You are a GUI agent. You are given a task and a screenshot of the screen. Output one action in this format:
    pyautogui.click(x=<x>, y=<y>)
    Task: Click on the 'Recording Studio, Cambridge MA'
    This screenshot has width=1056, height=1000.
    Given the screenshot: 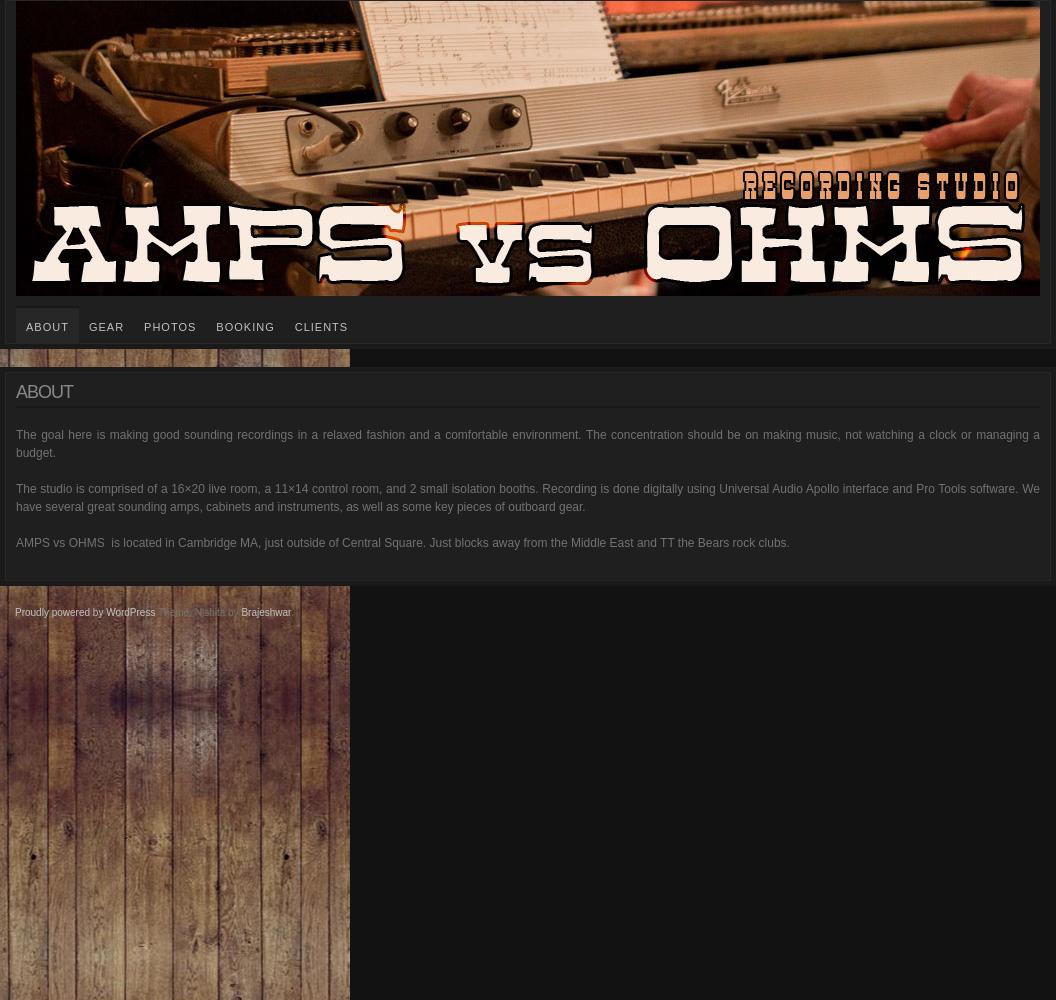 What is the action you would take?
    pyautogui.click(x=96, y=10)
    